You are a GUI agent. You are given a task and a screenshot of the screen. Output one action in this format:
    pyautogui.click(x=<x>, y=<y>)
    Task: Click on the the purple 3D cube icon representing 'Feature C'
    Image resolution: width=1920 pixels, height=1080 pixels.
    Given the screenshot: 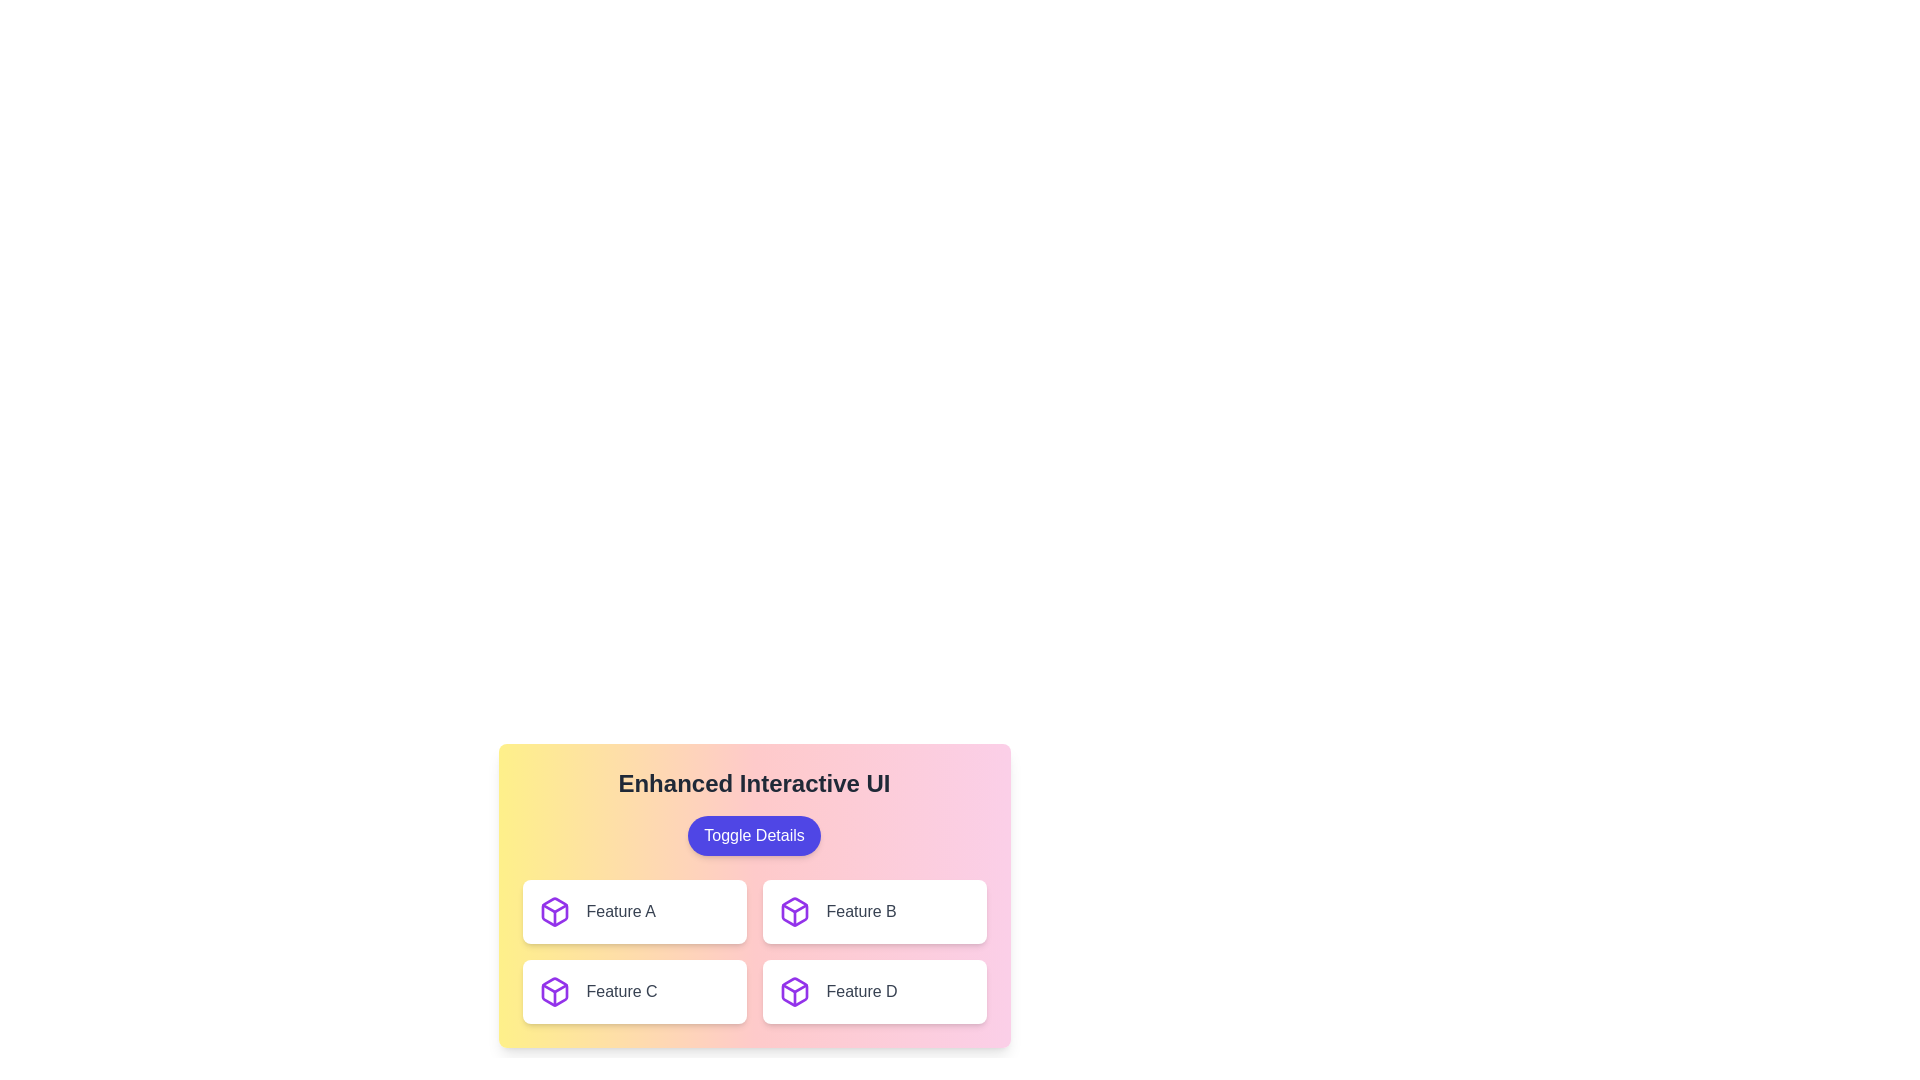 What is the action you would take?
    pyautogui.click(x=554, y=991)
    